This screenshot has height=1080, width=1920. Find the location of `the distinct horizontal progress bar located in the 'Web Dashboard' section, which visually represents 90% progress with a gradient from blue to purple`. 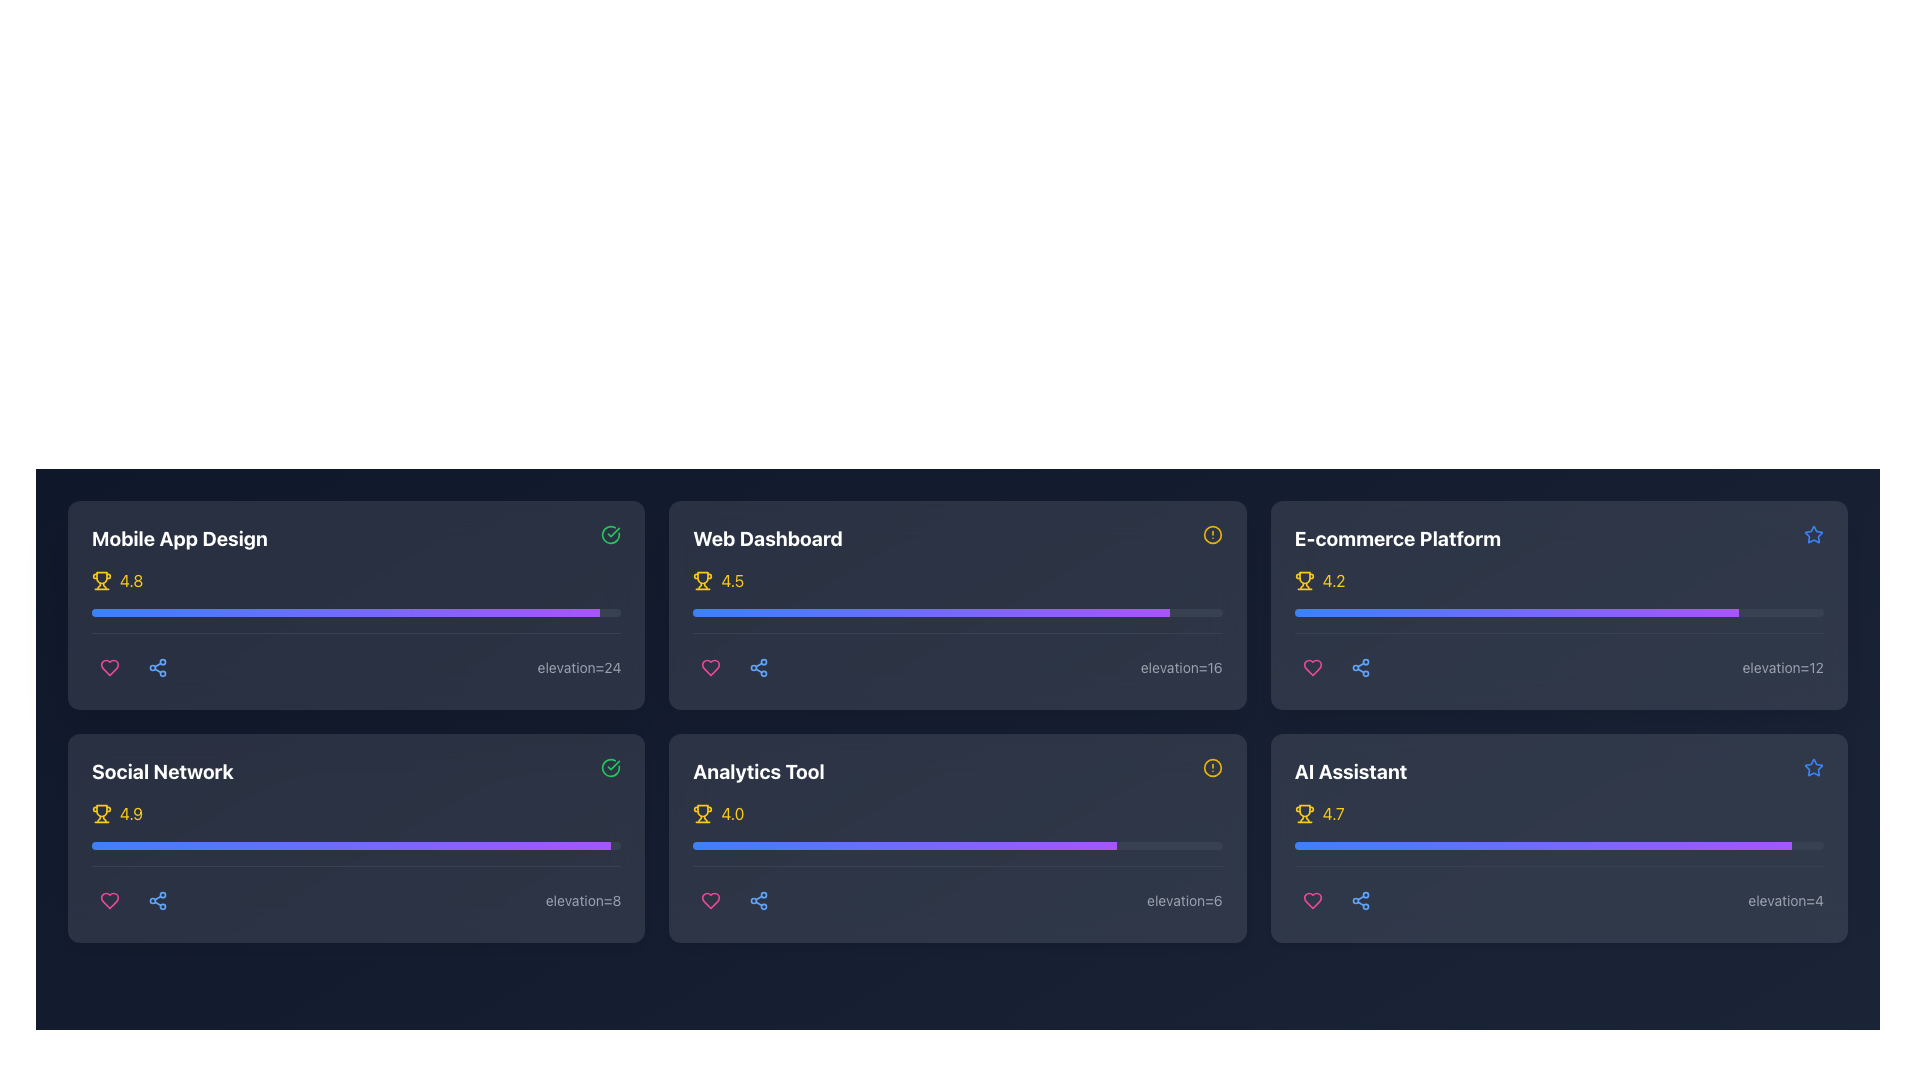

the distinct horizontal progress bar located in the 'Web Dashboard' section, which visually represents 90% progress with a gradient from blue to purple is located at coordinates (957, 612).